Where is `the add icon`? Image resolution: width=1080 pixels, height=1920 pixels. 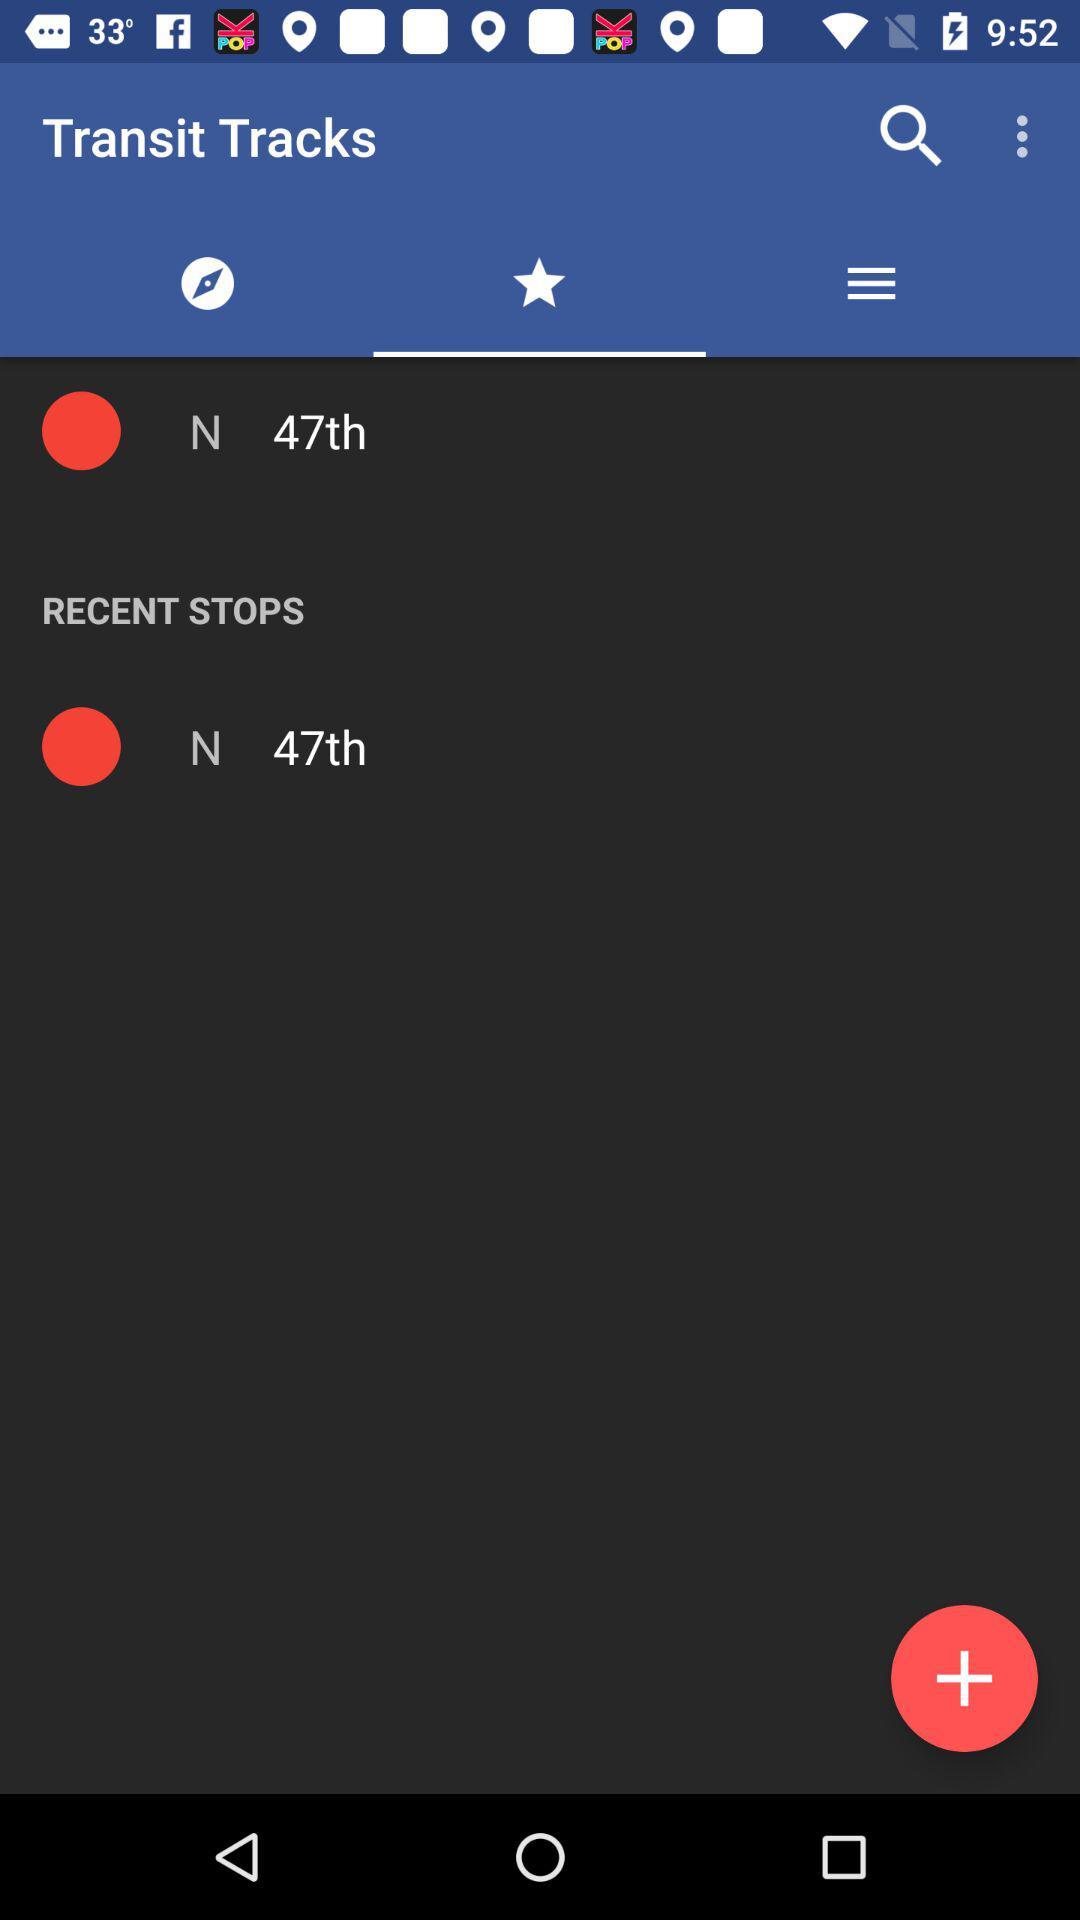 the add icon is located at coordinates (963, 1678).